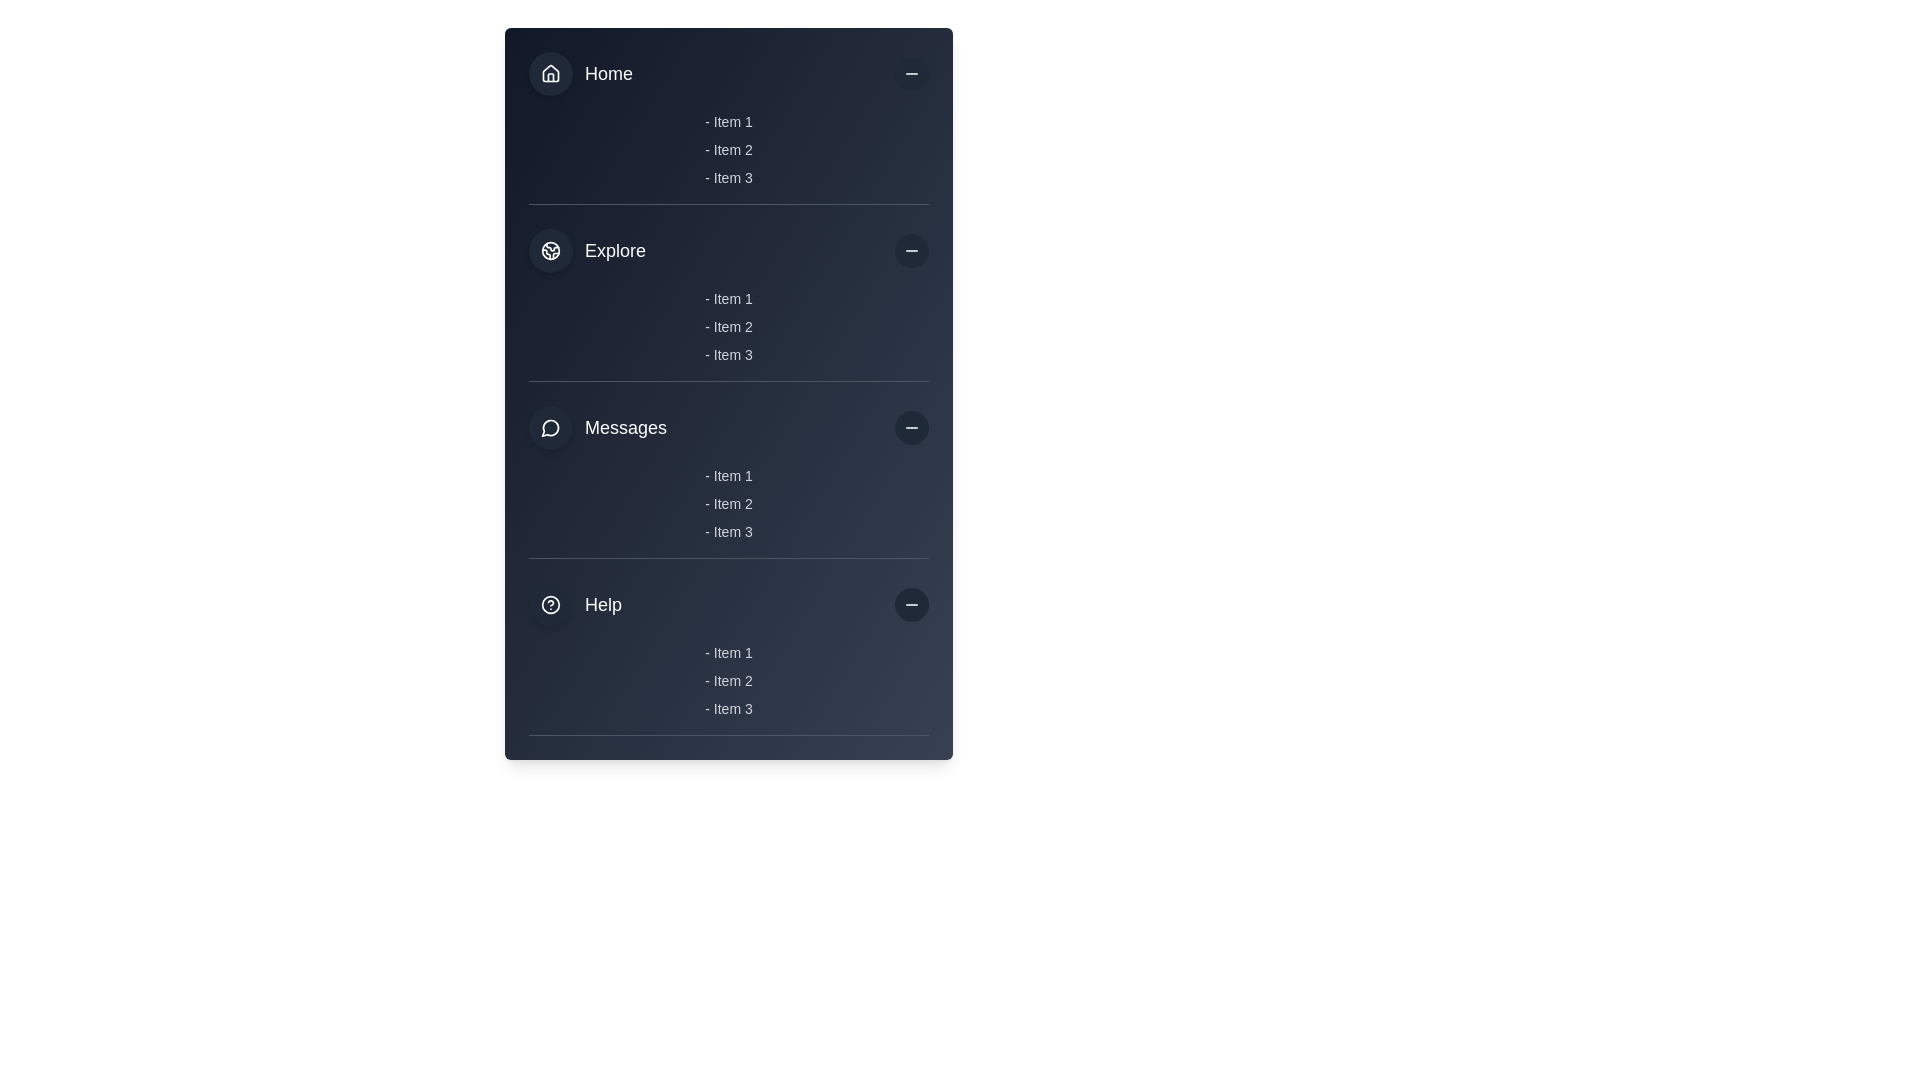  Describe the element at coordinates (911, 427) in the screenshot. I see `the small, rounded gray button with a minus icon at the far-right end of the 'Messages' section` at that location.